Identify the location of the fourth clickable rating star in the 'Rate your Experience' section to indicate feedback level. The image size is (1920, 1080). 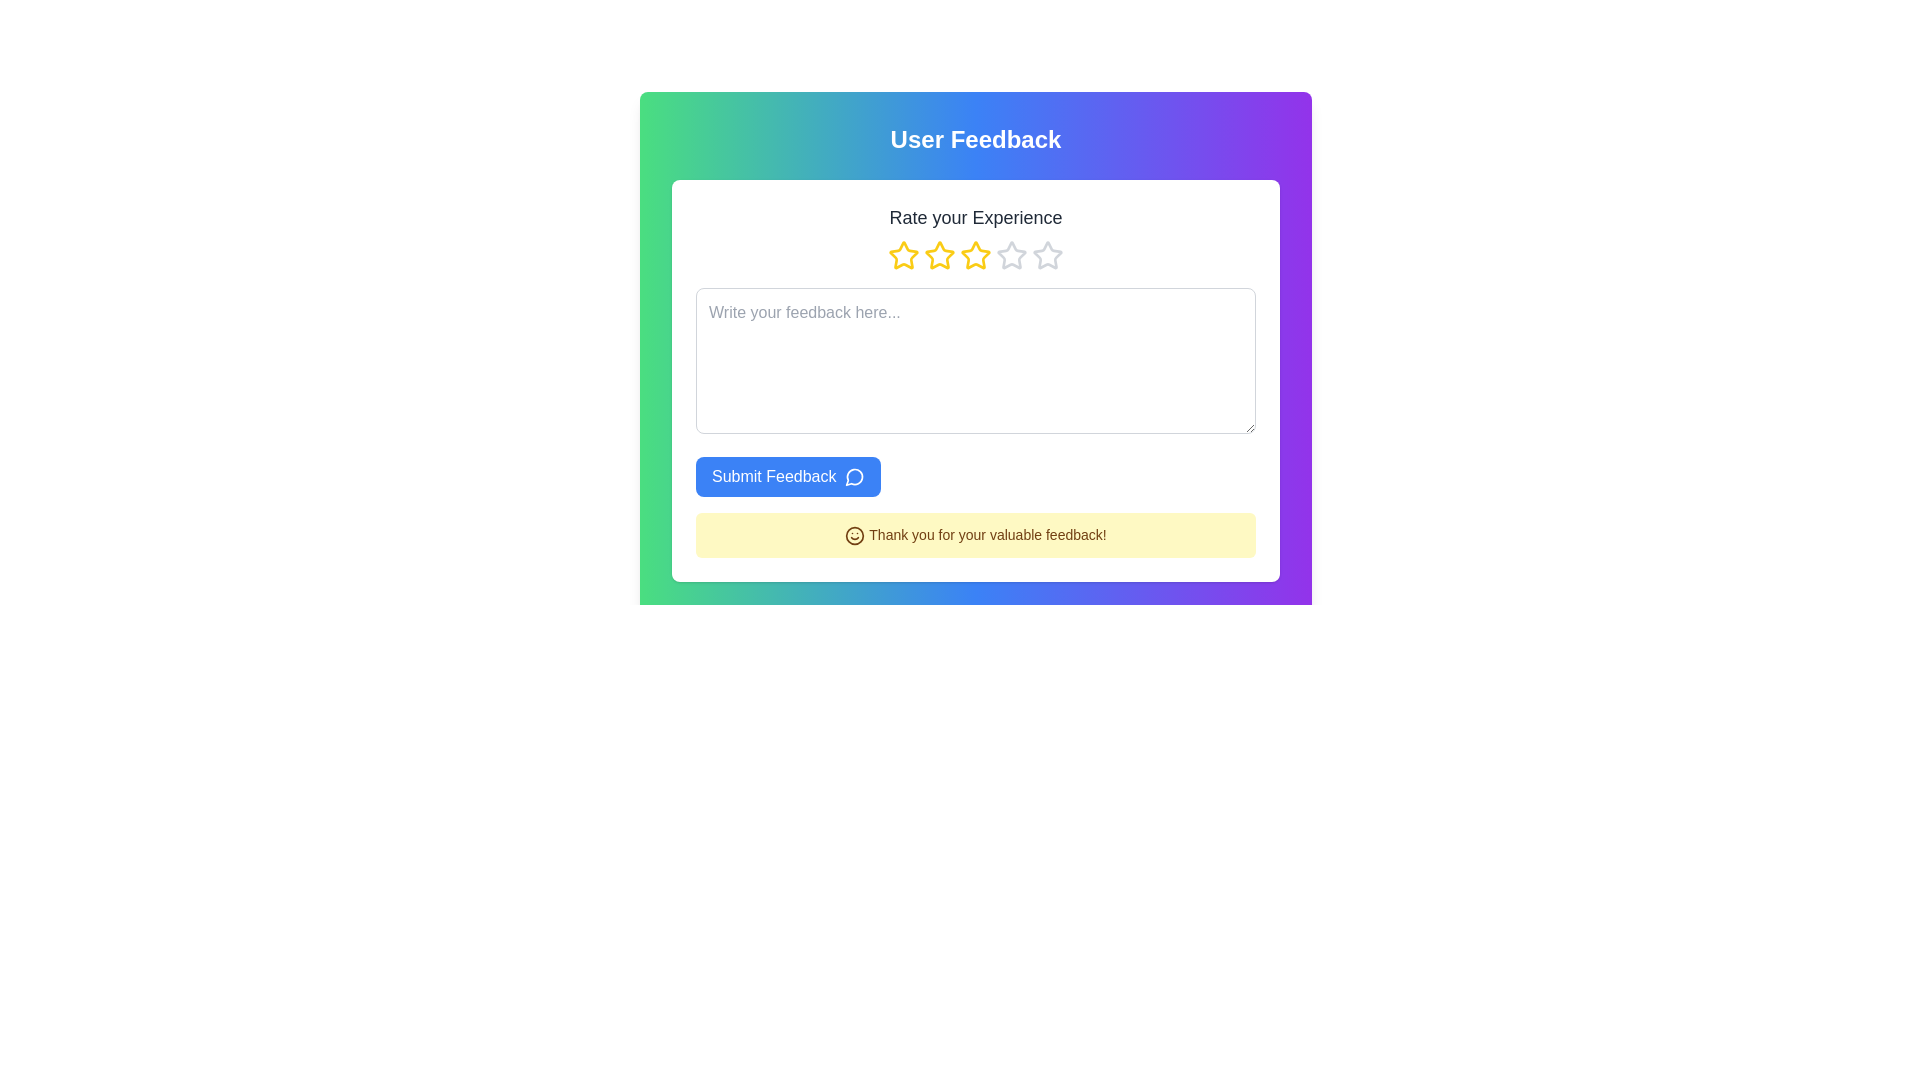
(975, 254).